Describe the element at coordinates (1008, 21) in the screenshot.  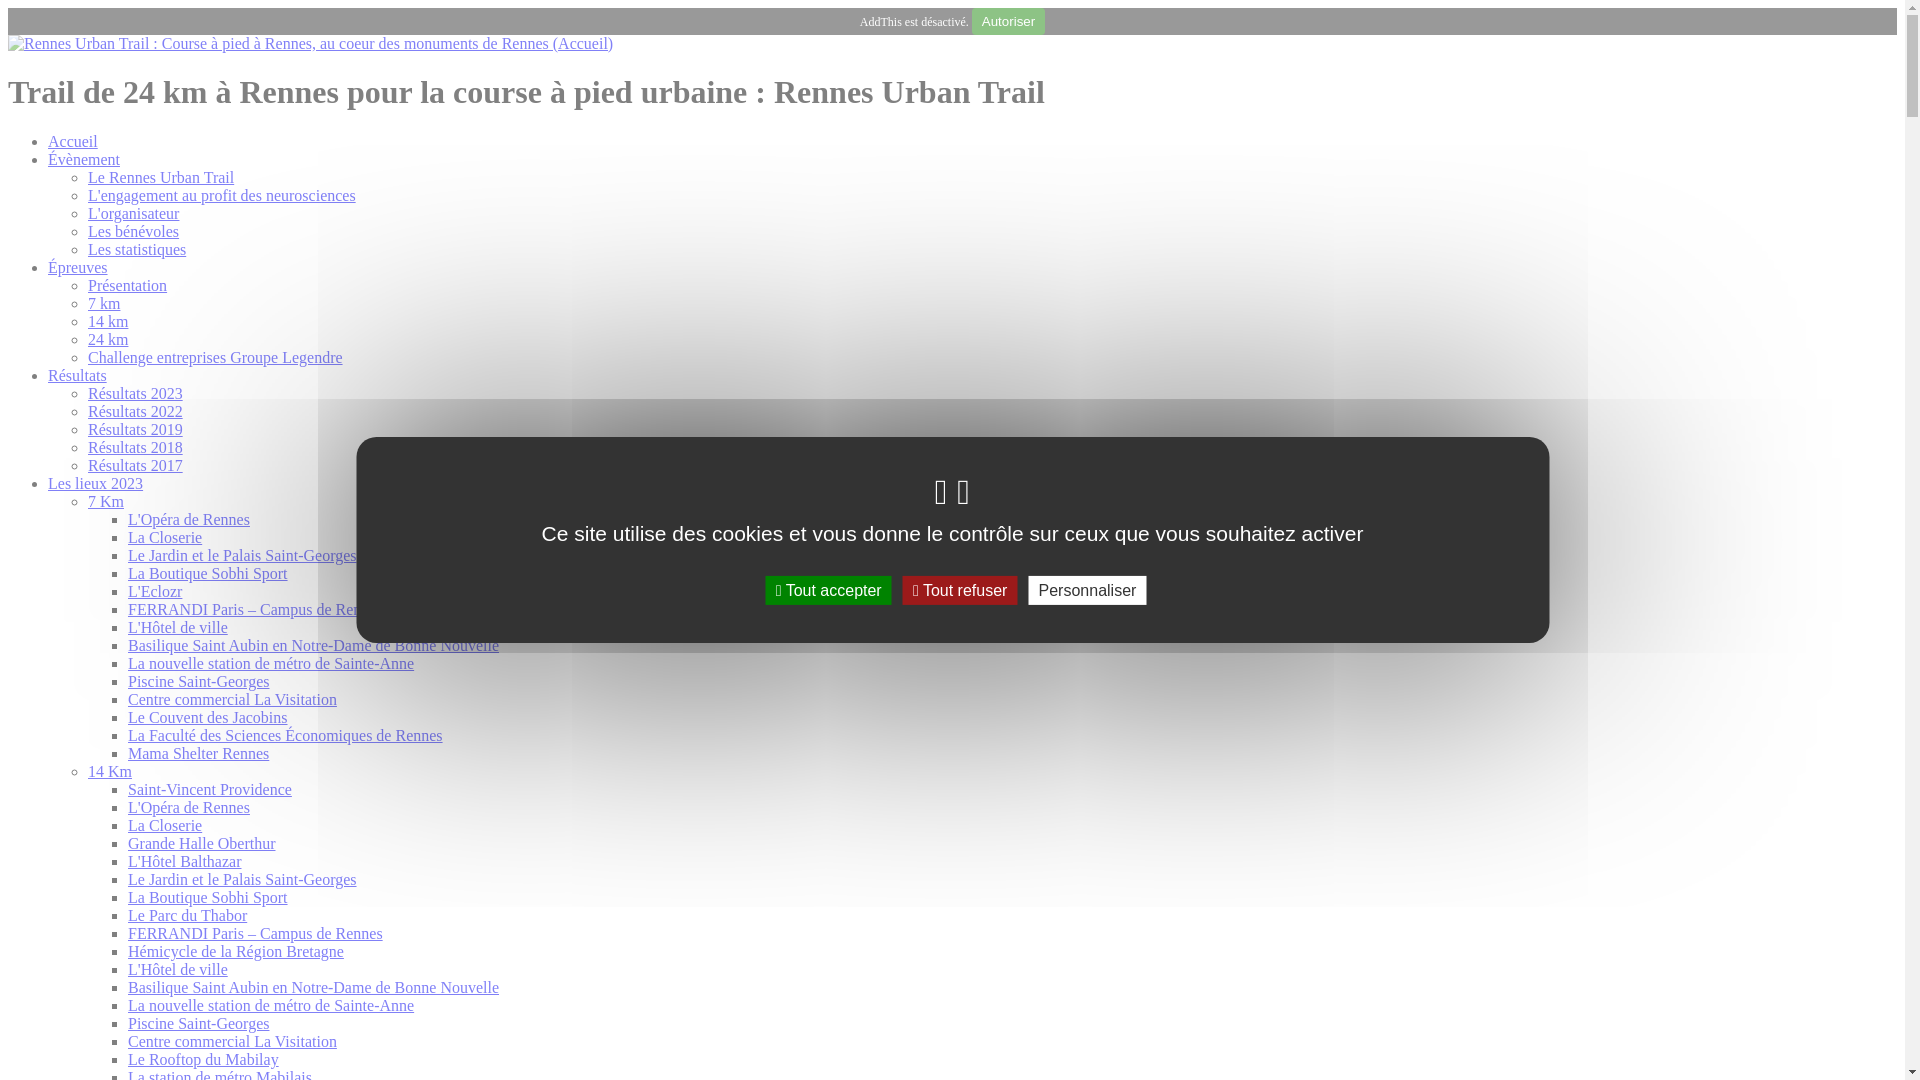
I see `'Autoriser'` at that location.